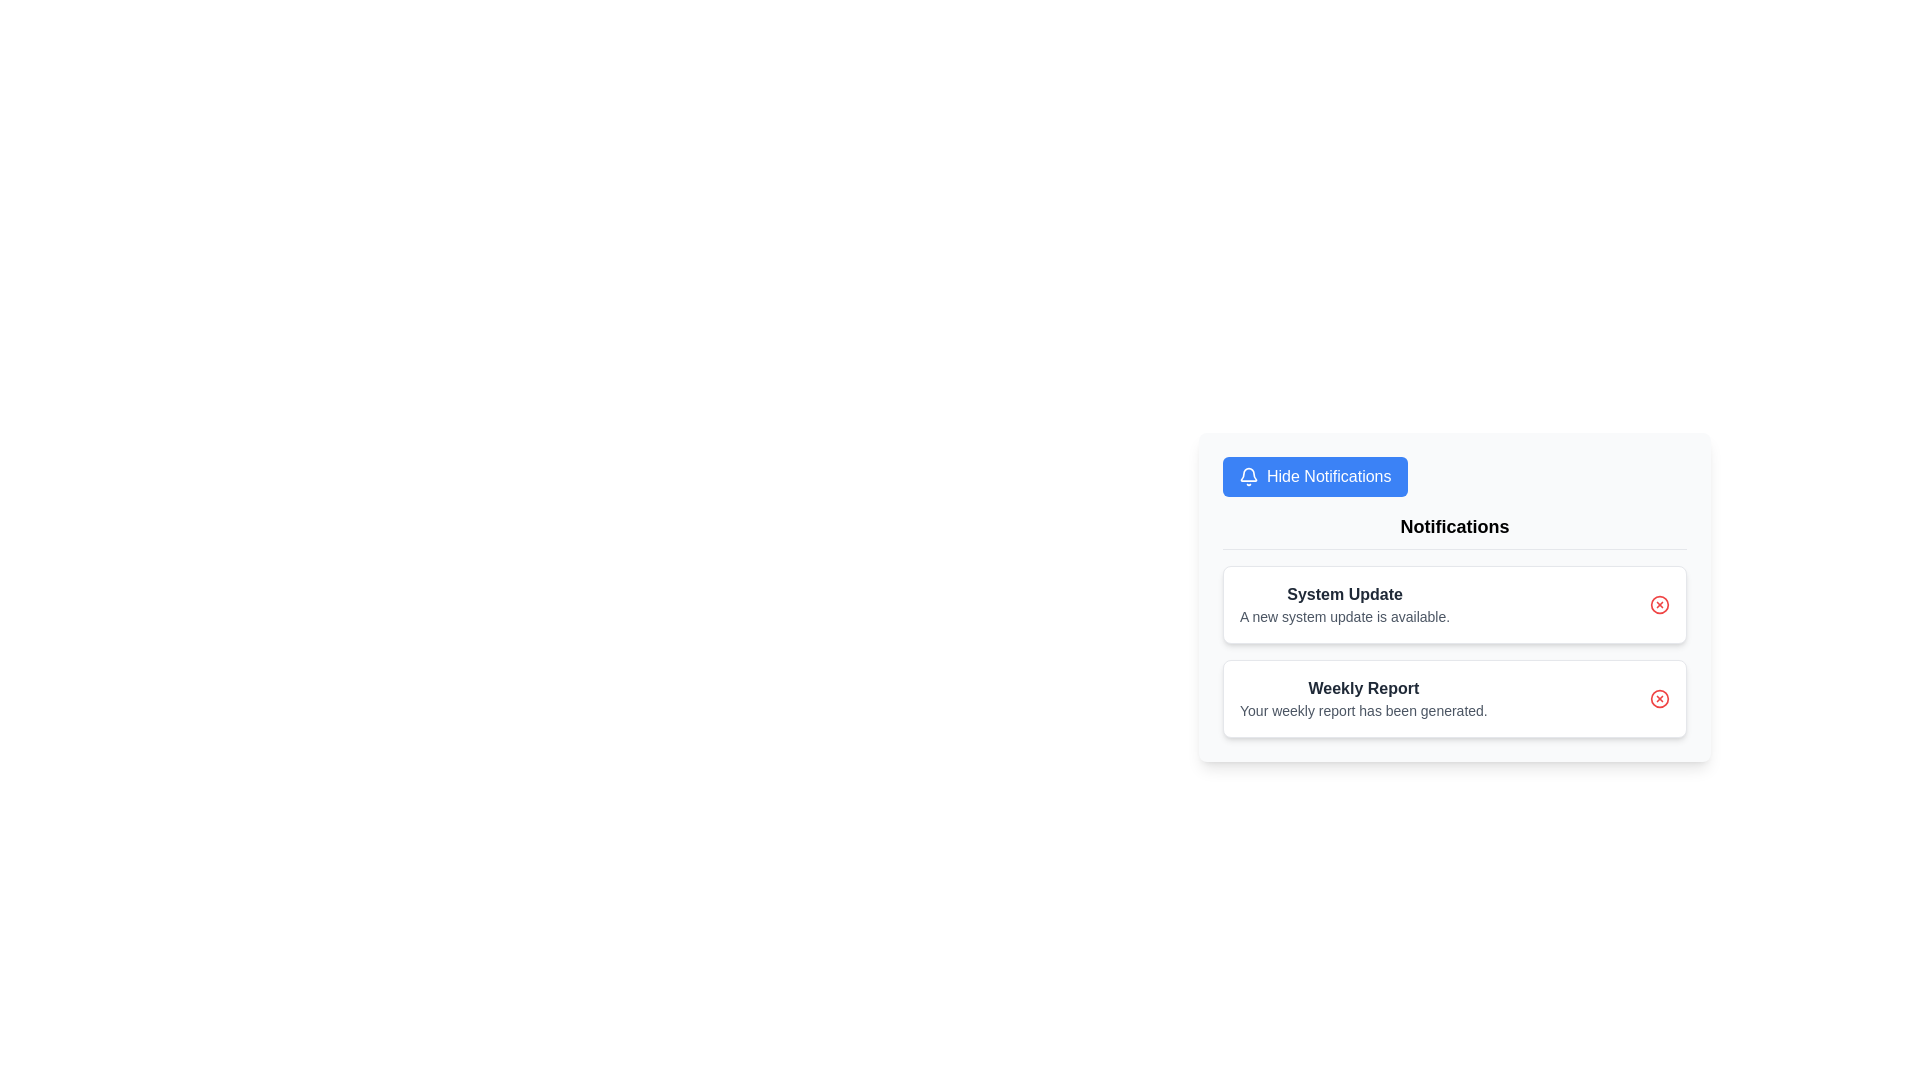 This screenshot has height=1080, width=1920. Describe the element at coordinates (1660, 697) in the screenshot. I see `the close button of the 'Weekly Report' notification, which is located at the far right of the notification list under the 'Notifications' section` at that location.